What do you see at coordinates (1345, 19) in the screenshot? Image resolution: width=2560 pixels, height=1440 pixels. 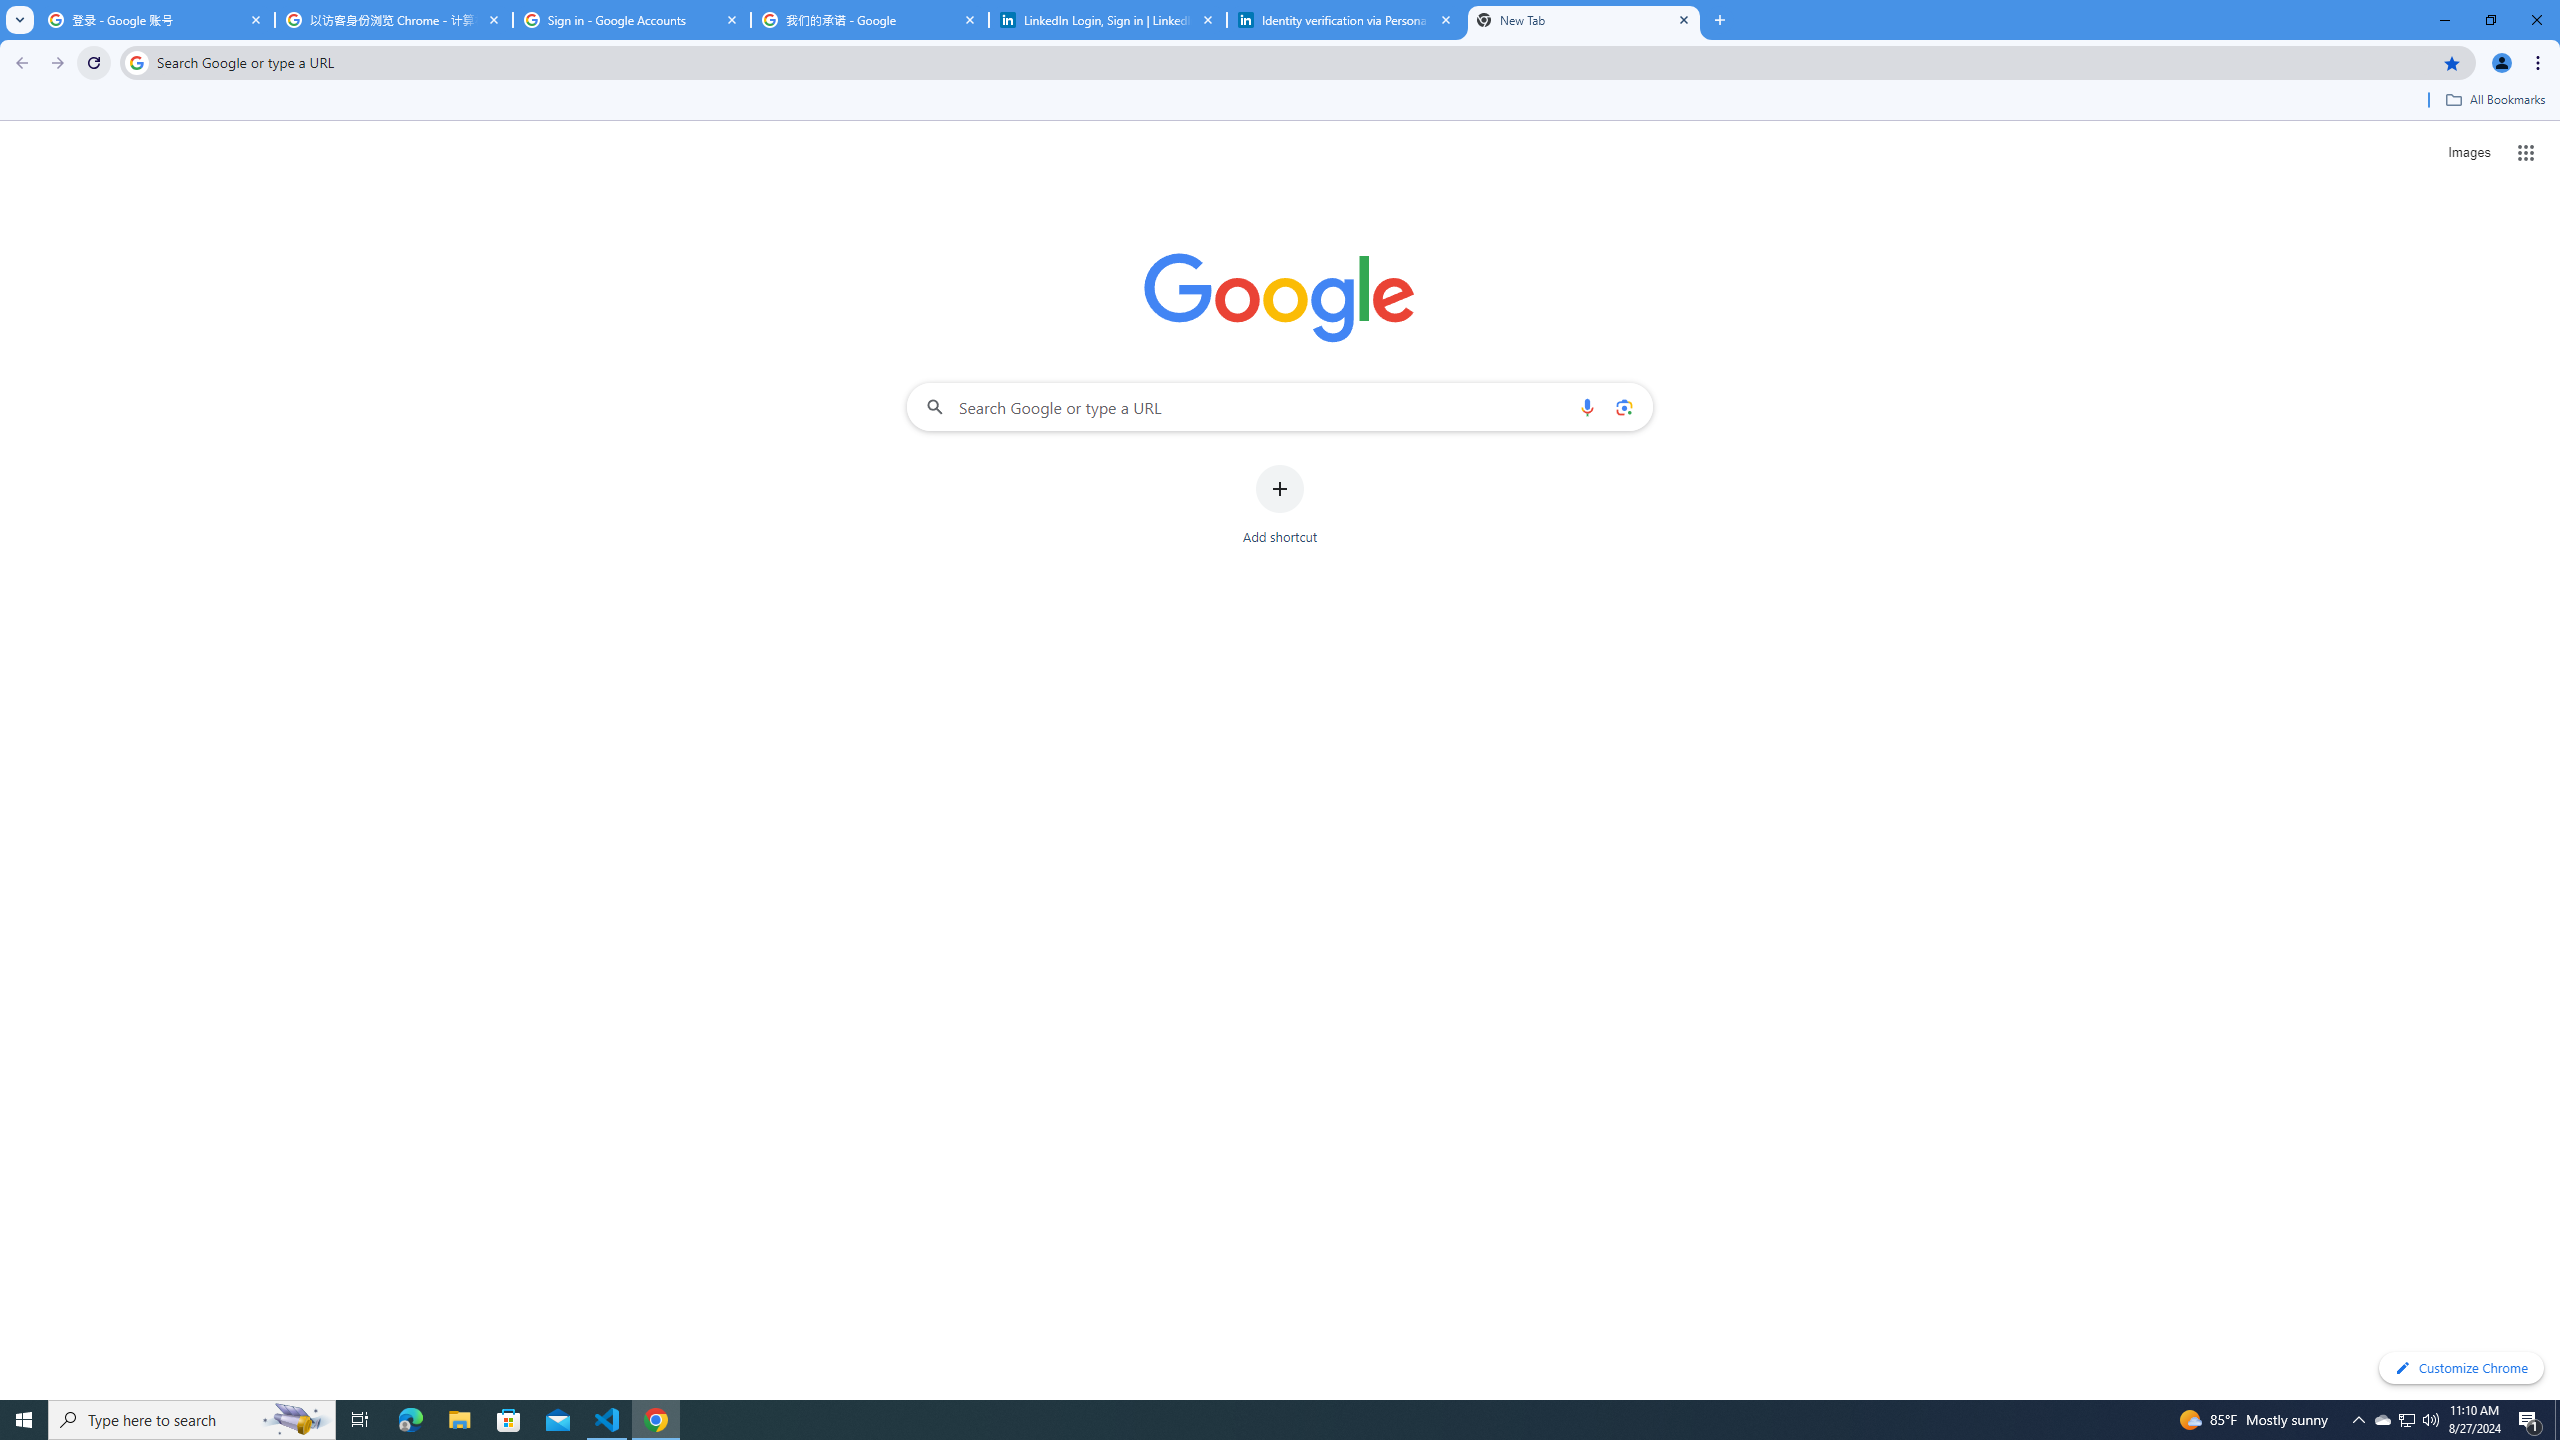 I see `'Identity verification via Persona | LinkedIn Help'` at bounding box center [1345, 19].